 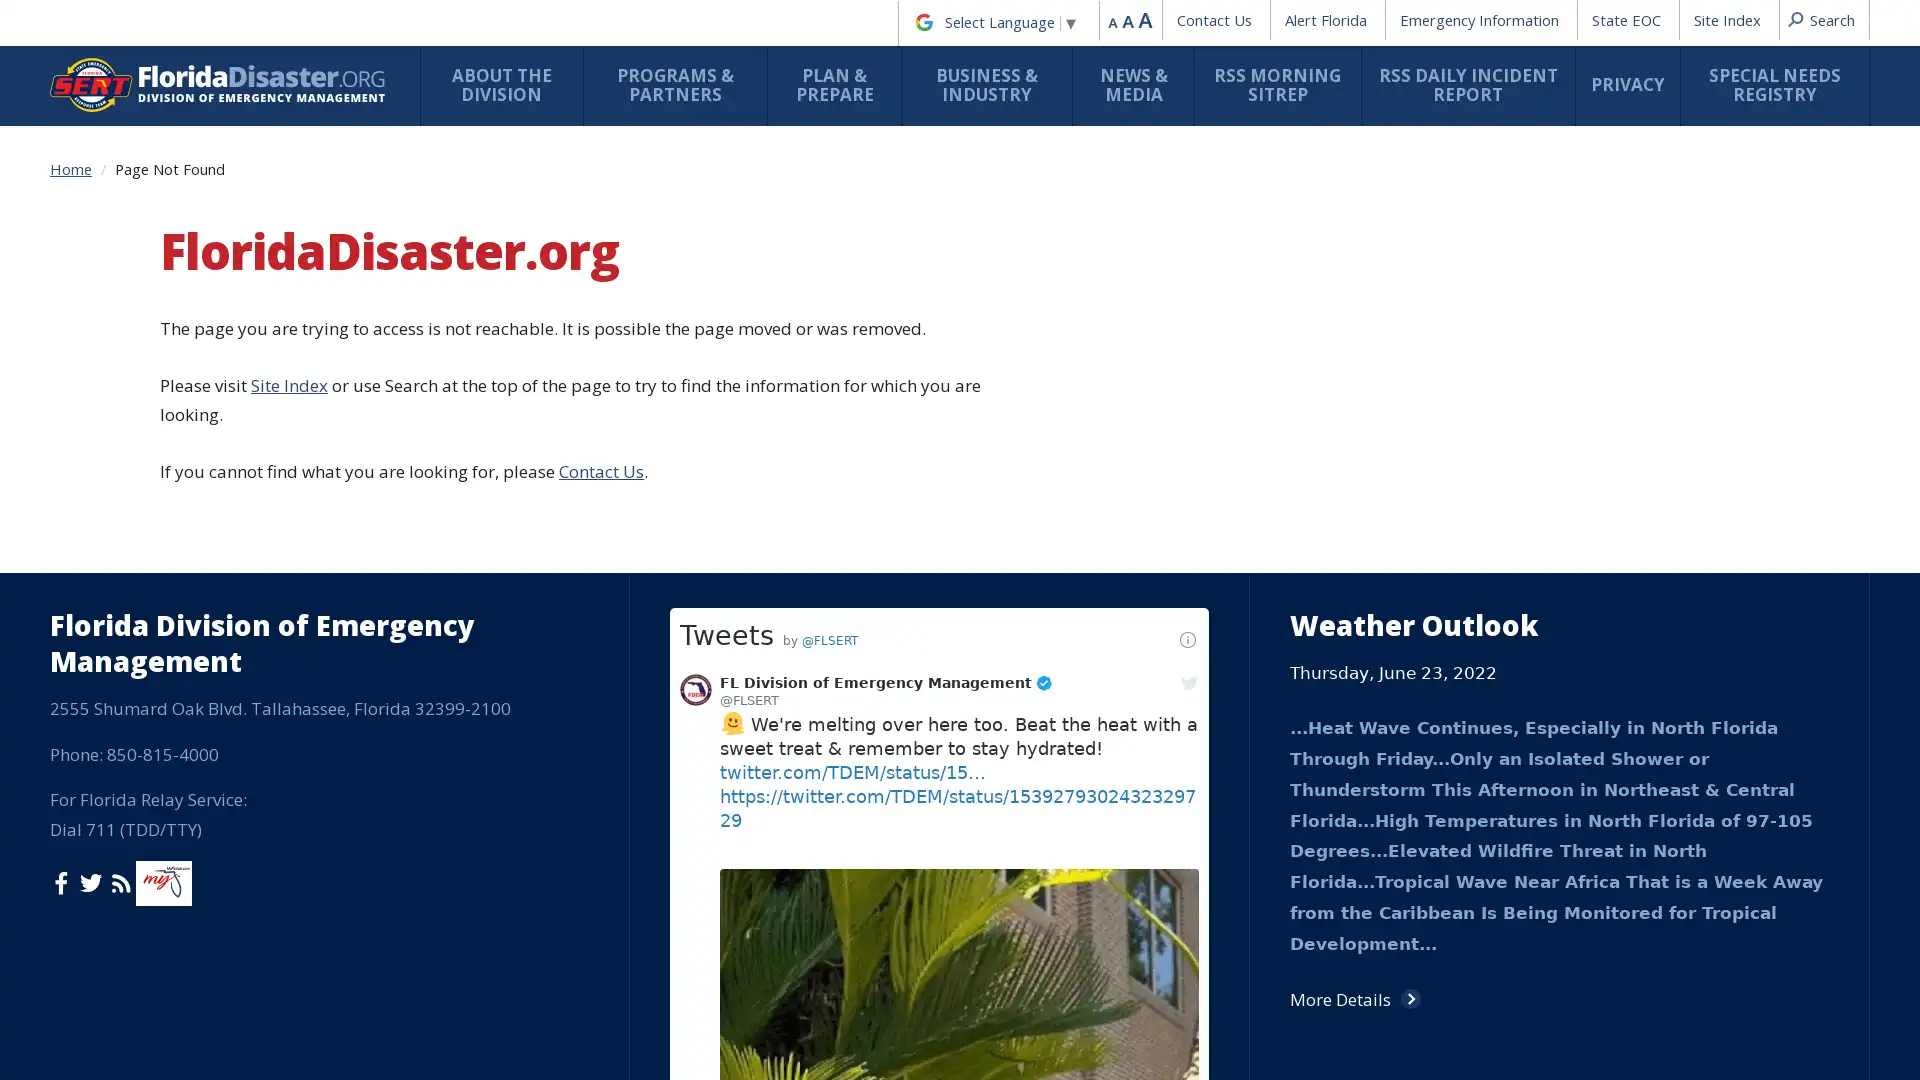 I want to click on Toggle More, so click(x=600, y=379).